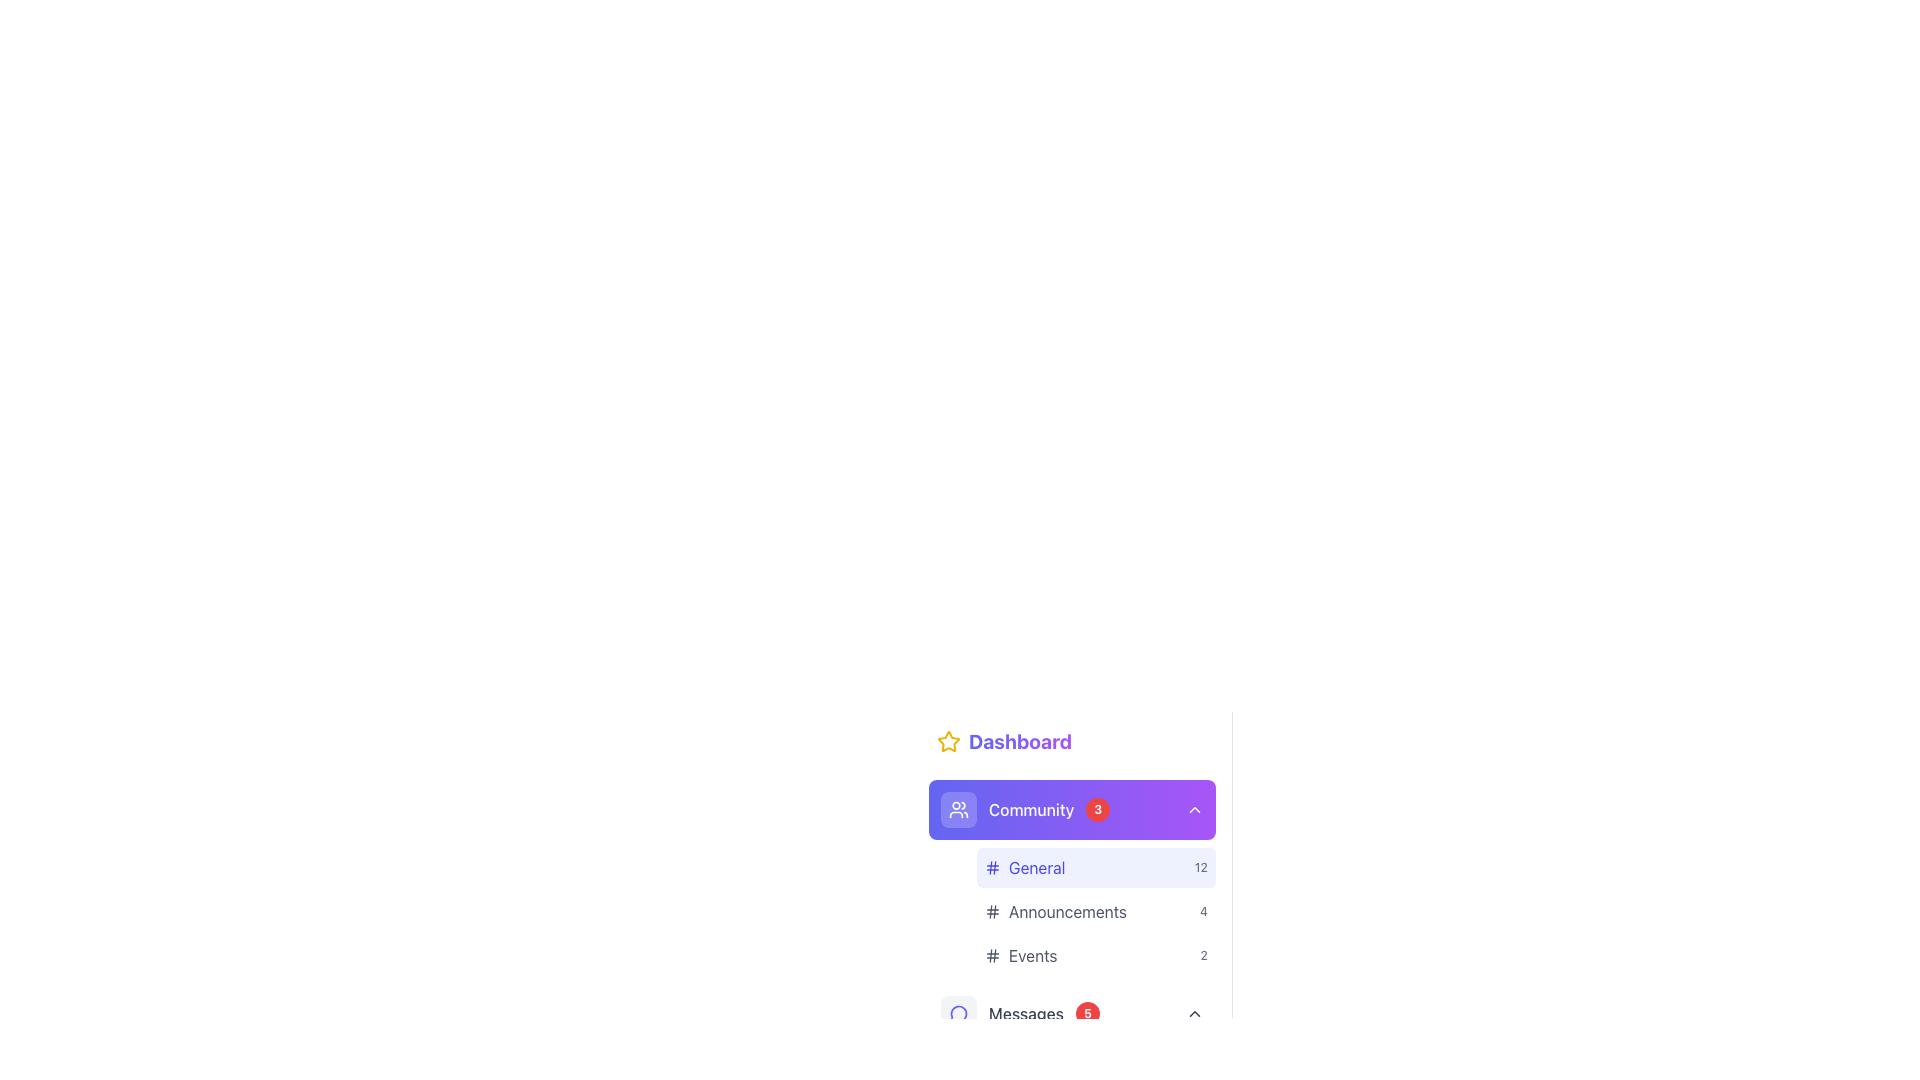 The image size is (1920, 1080). I want to click on the chevron icon at the far-right end of the 'Messages' button area, so click(1195, 1014).